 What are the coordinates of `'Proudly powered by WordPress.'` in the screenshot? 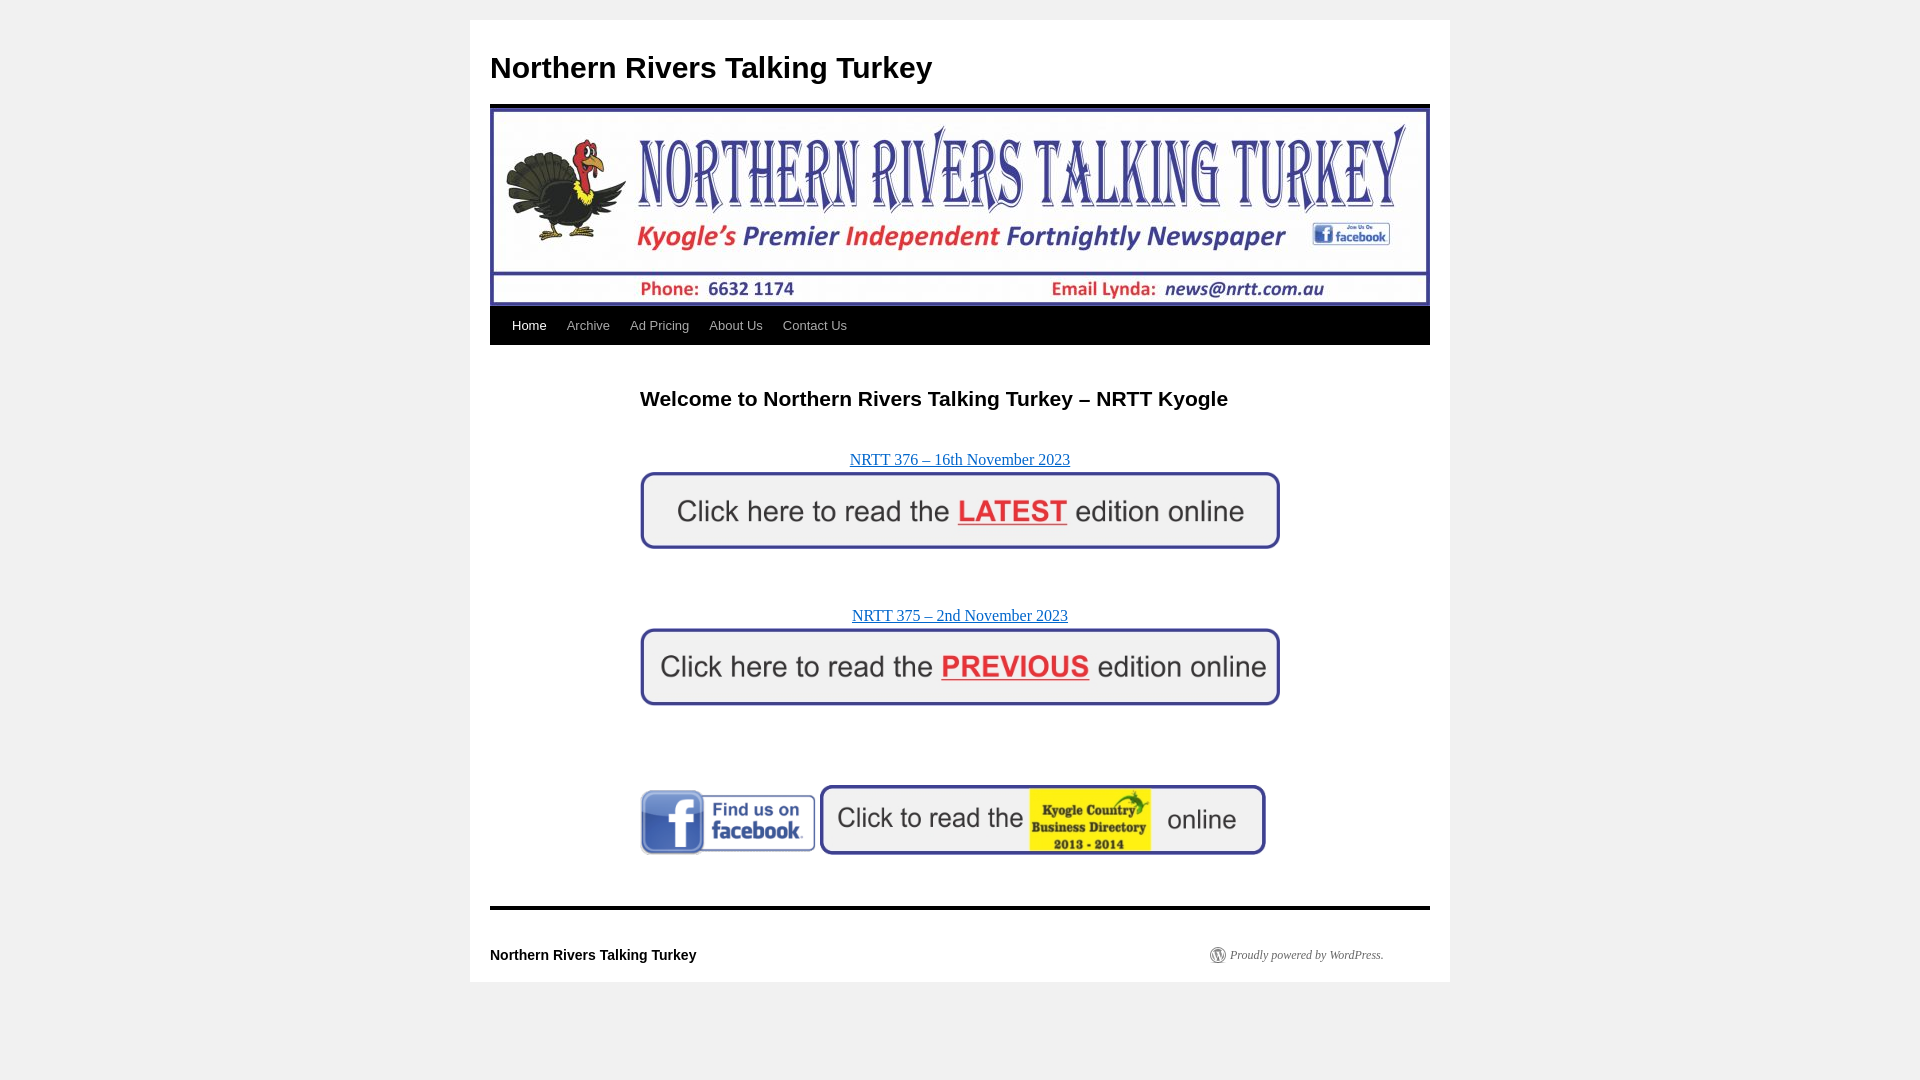 It's located at (1296, 954).